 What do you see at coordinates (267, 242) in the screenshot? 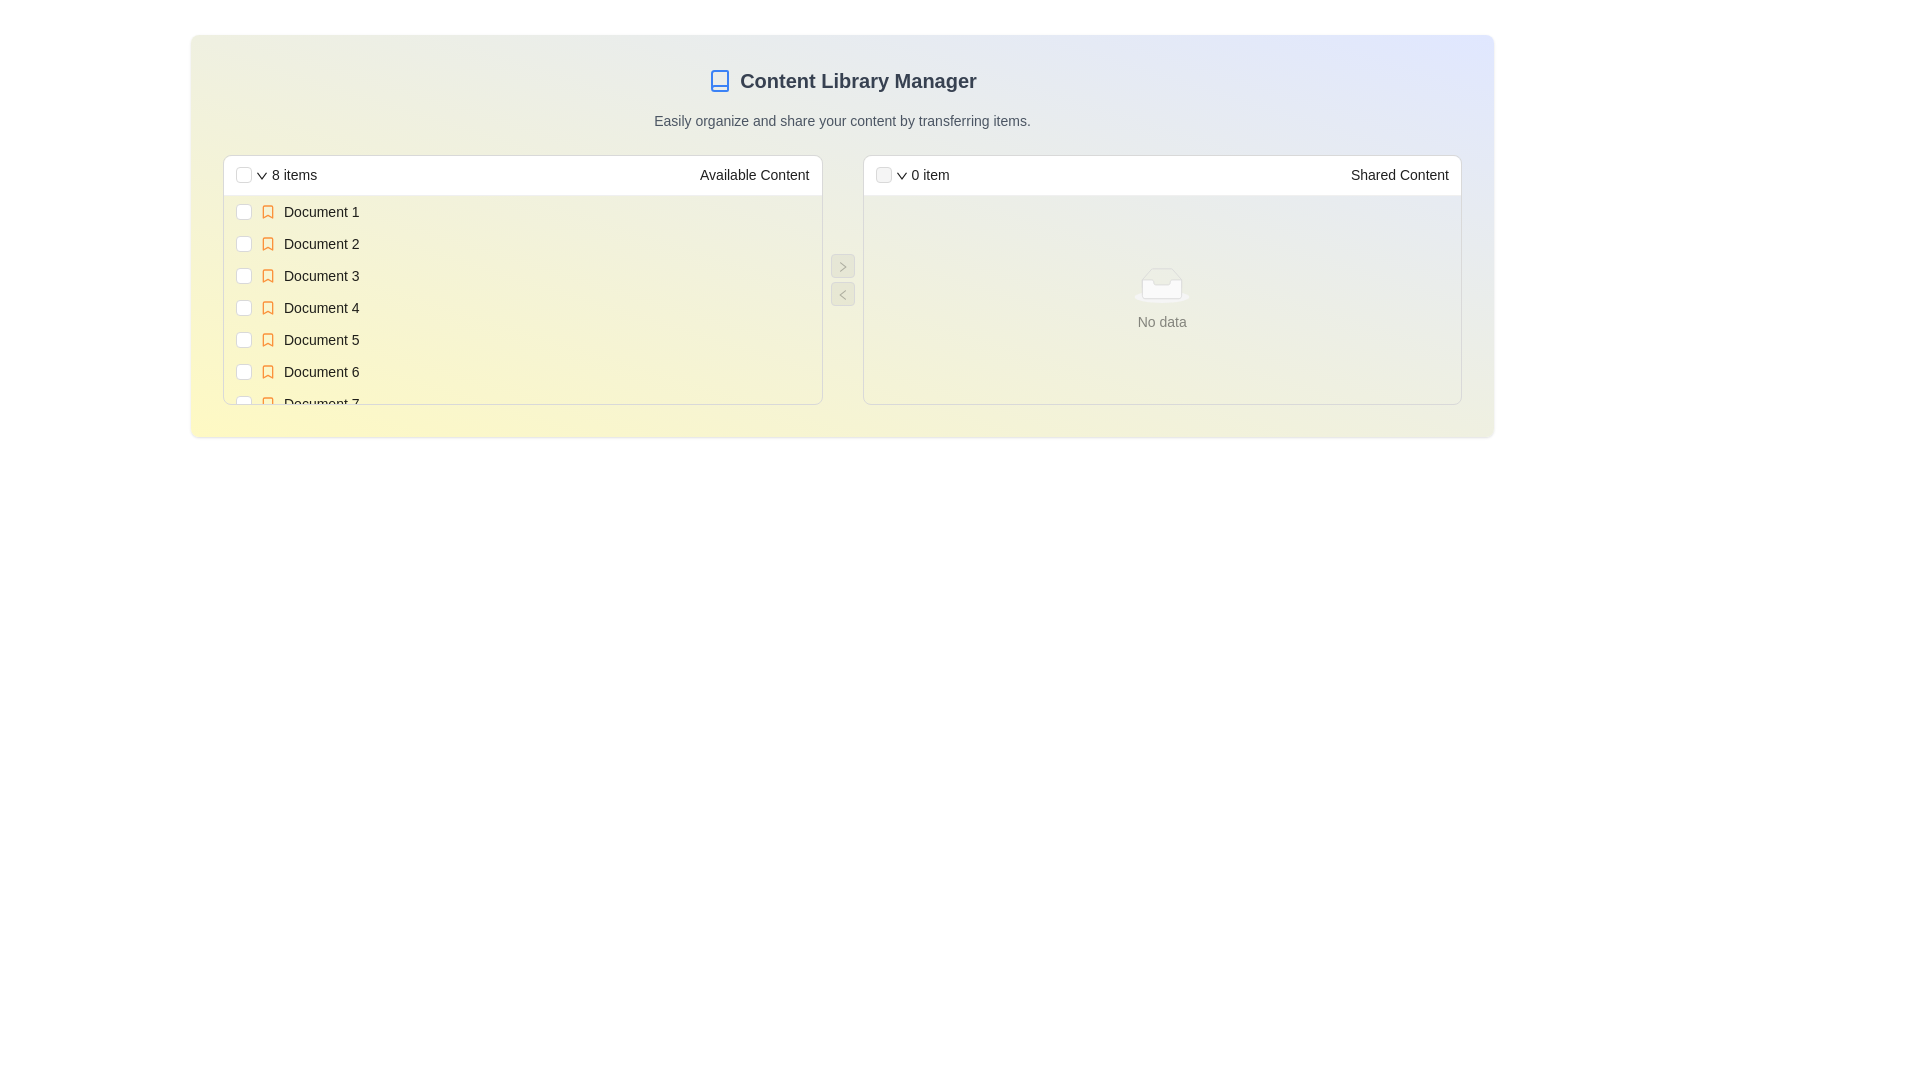
I see `the bookmark icon located to the left of the label 'Document 2' in the second row of the 'Available Content' list` at bounding box center [267, 242].